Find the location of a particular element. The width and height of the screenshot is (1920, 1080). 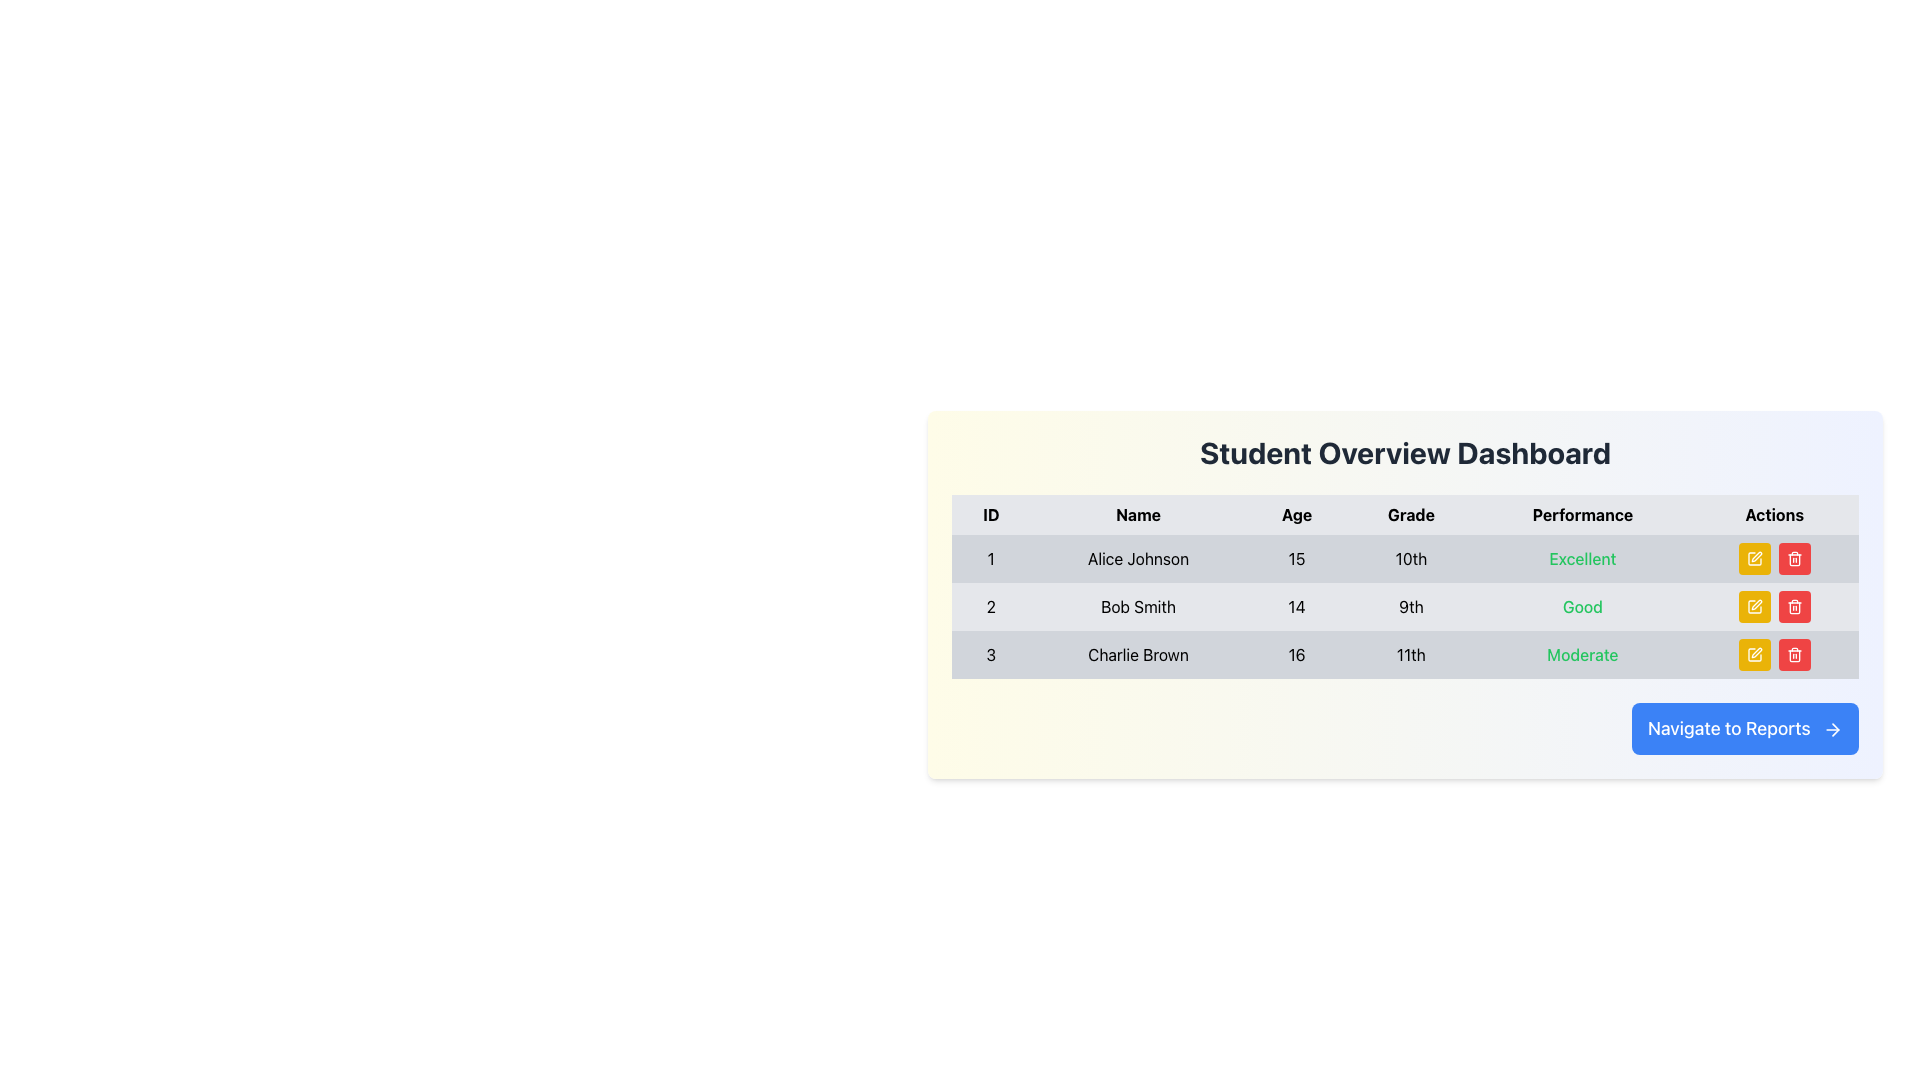

the text label displaying the name of the student associated with student ID '3' in the 'Student Overview Dashboard' table, located under the 'Name' column is located at coordinates (1138, 655).